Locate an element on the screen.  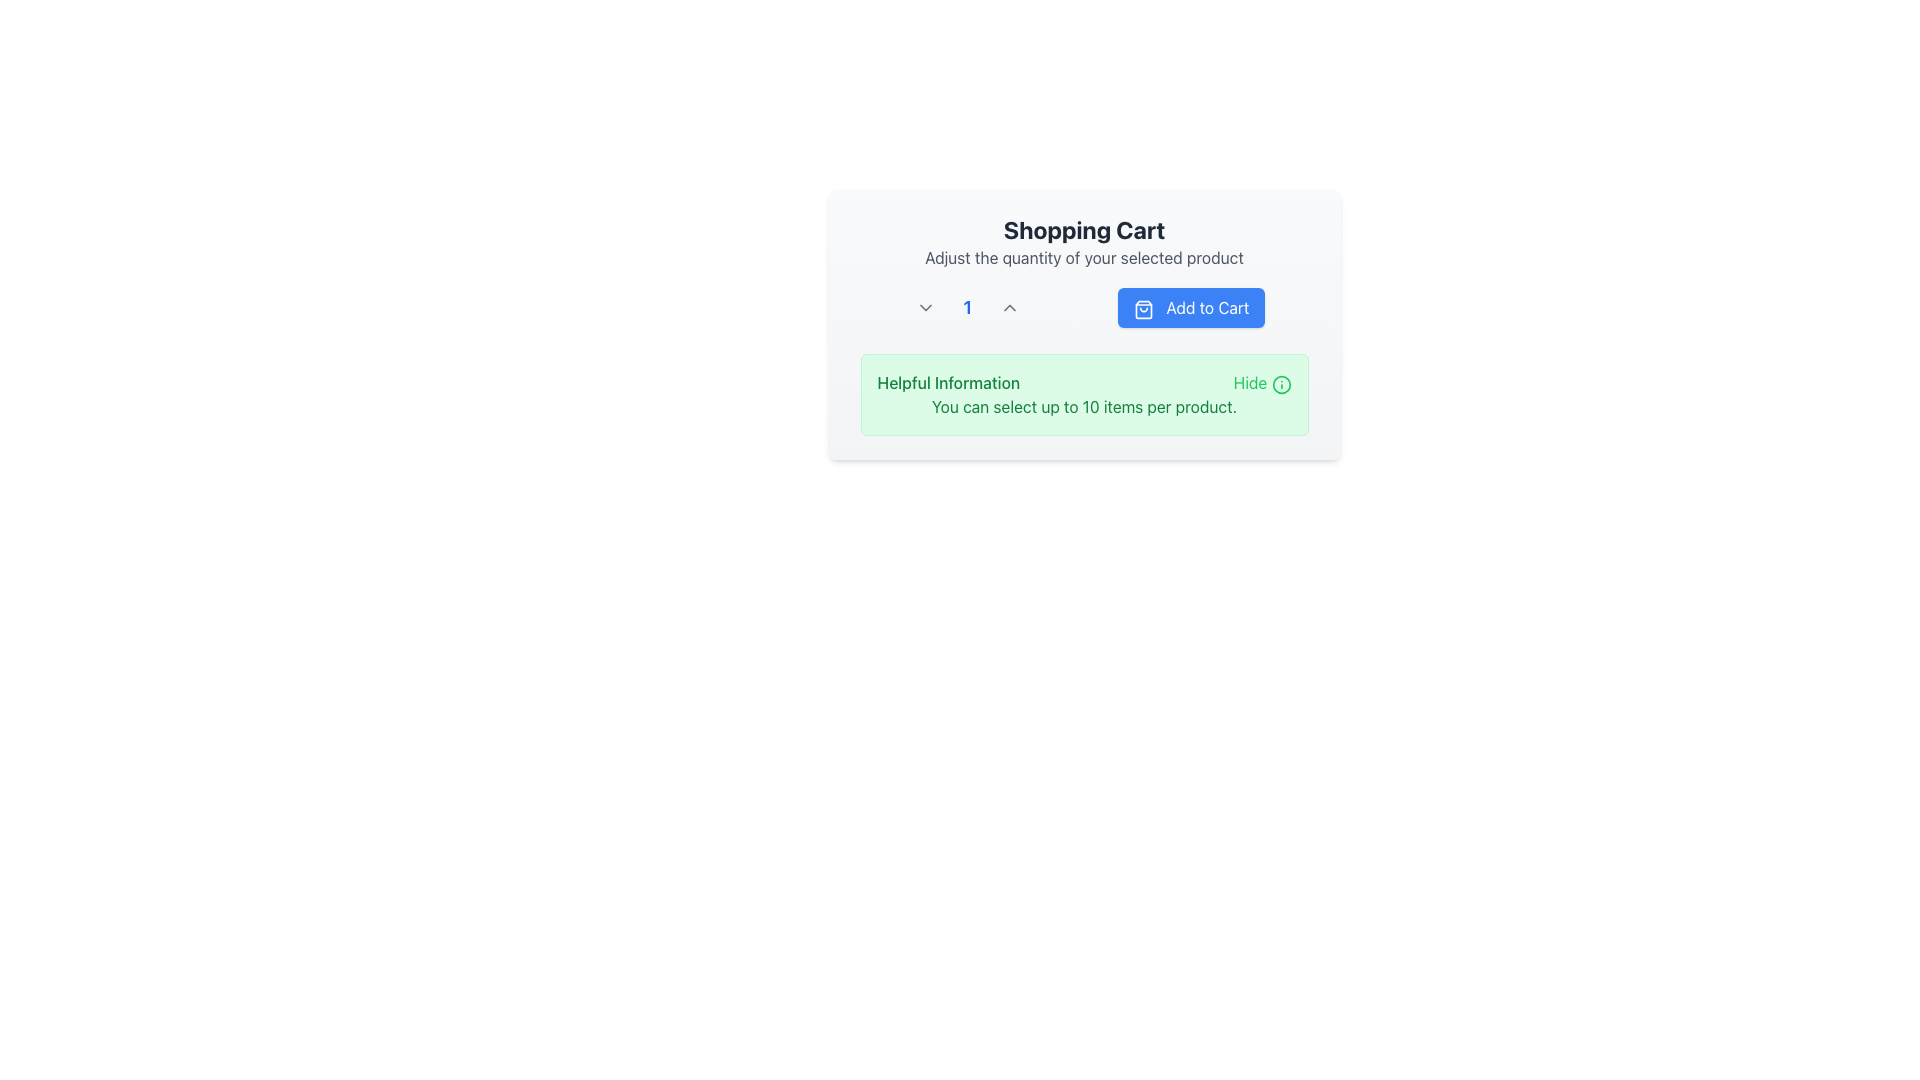
the increment button within the shopping cart interface to increase the product quantity is located at coordinates (1083, 323).